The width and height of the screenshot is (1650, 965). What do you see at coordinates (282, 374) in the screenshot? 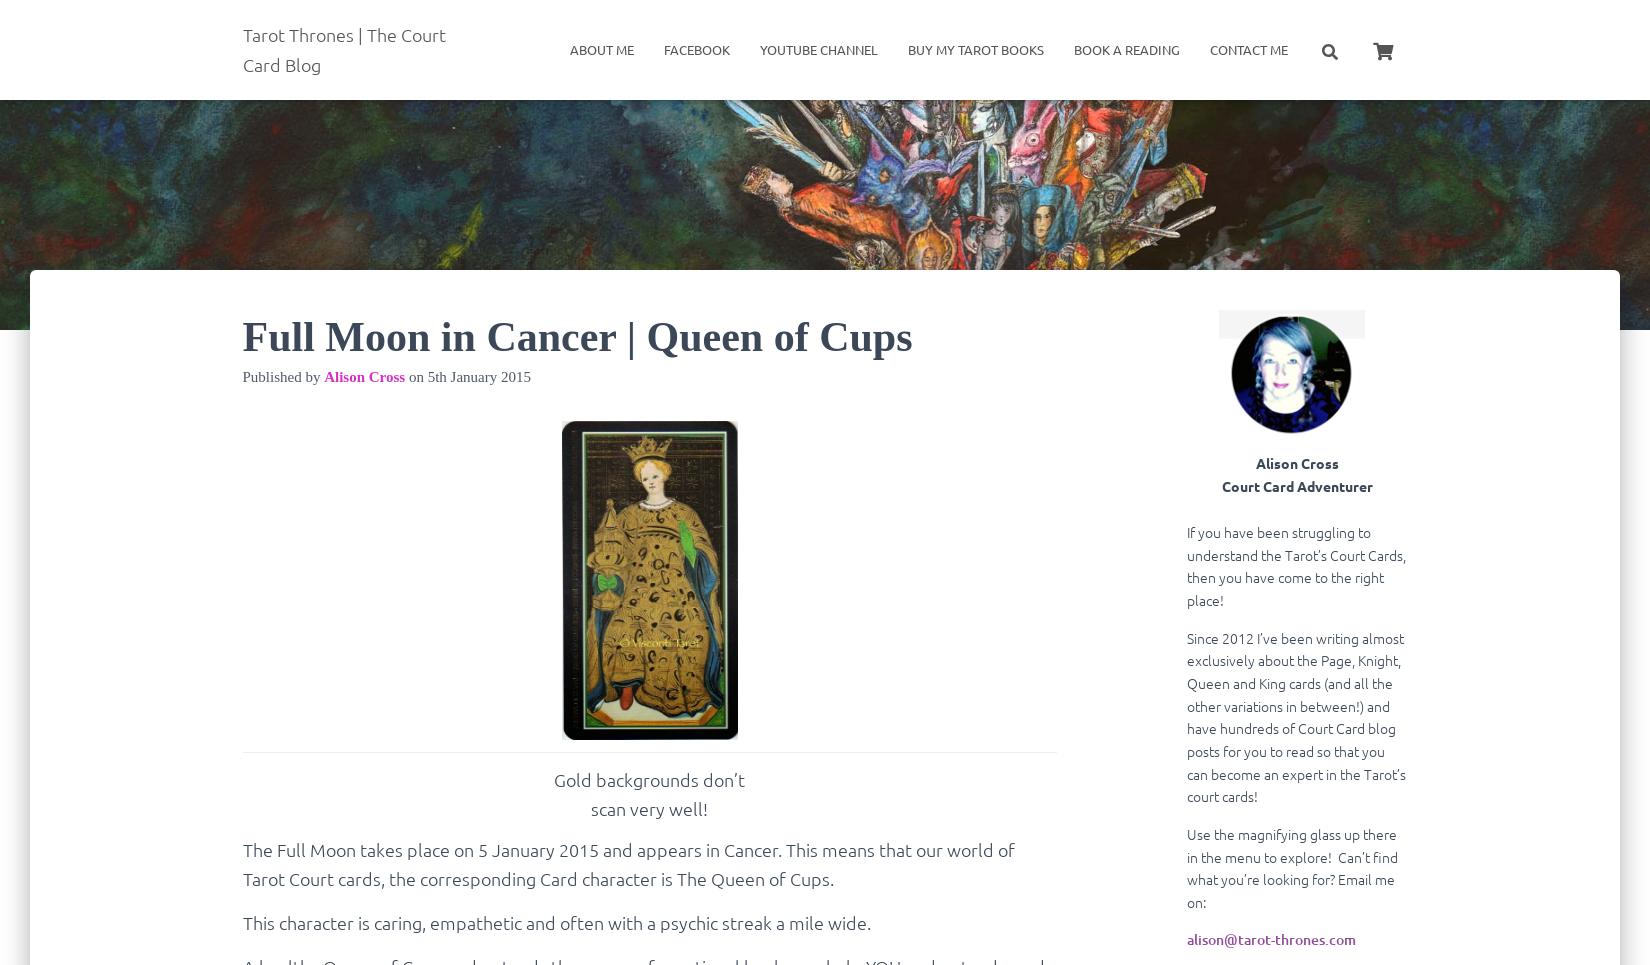
I see `'Published by'` at bounding box center [282, 374].